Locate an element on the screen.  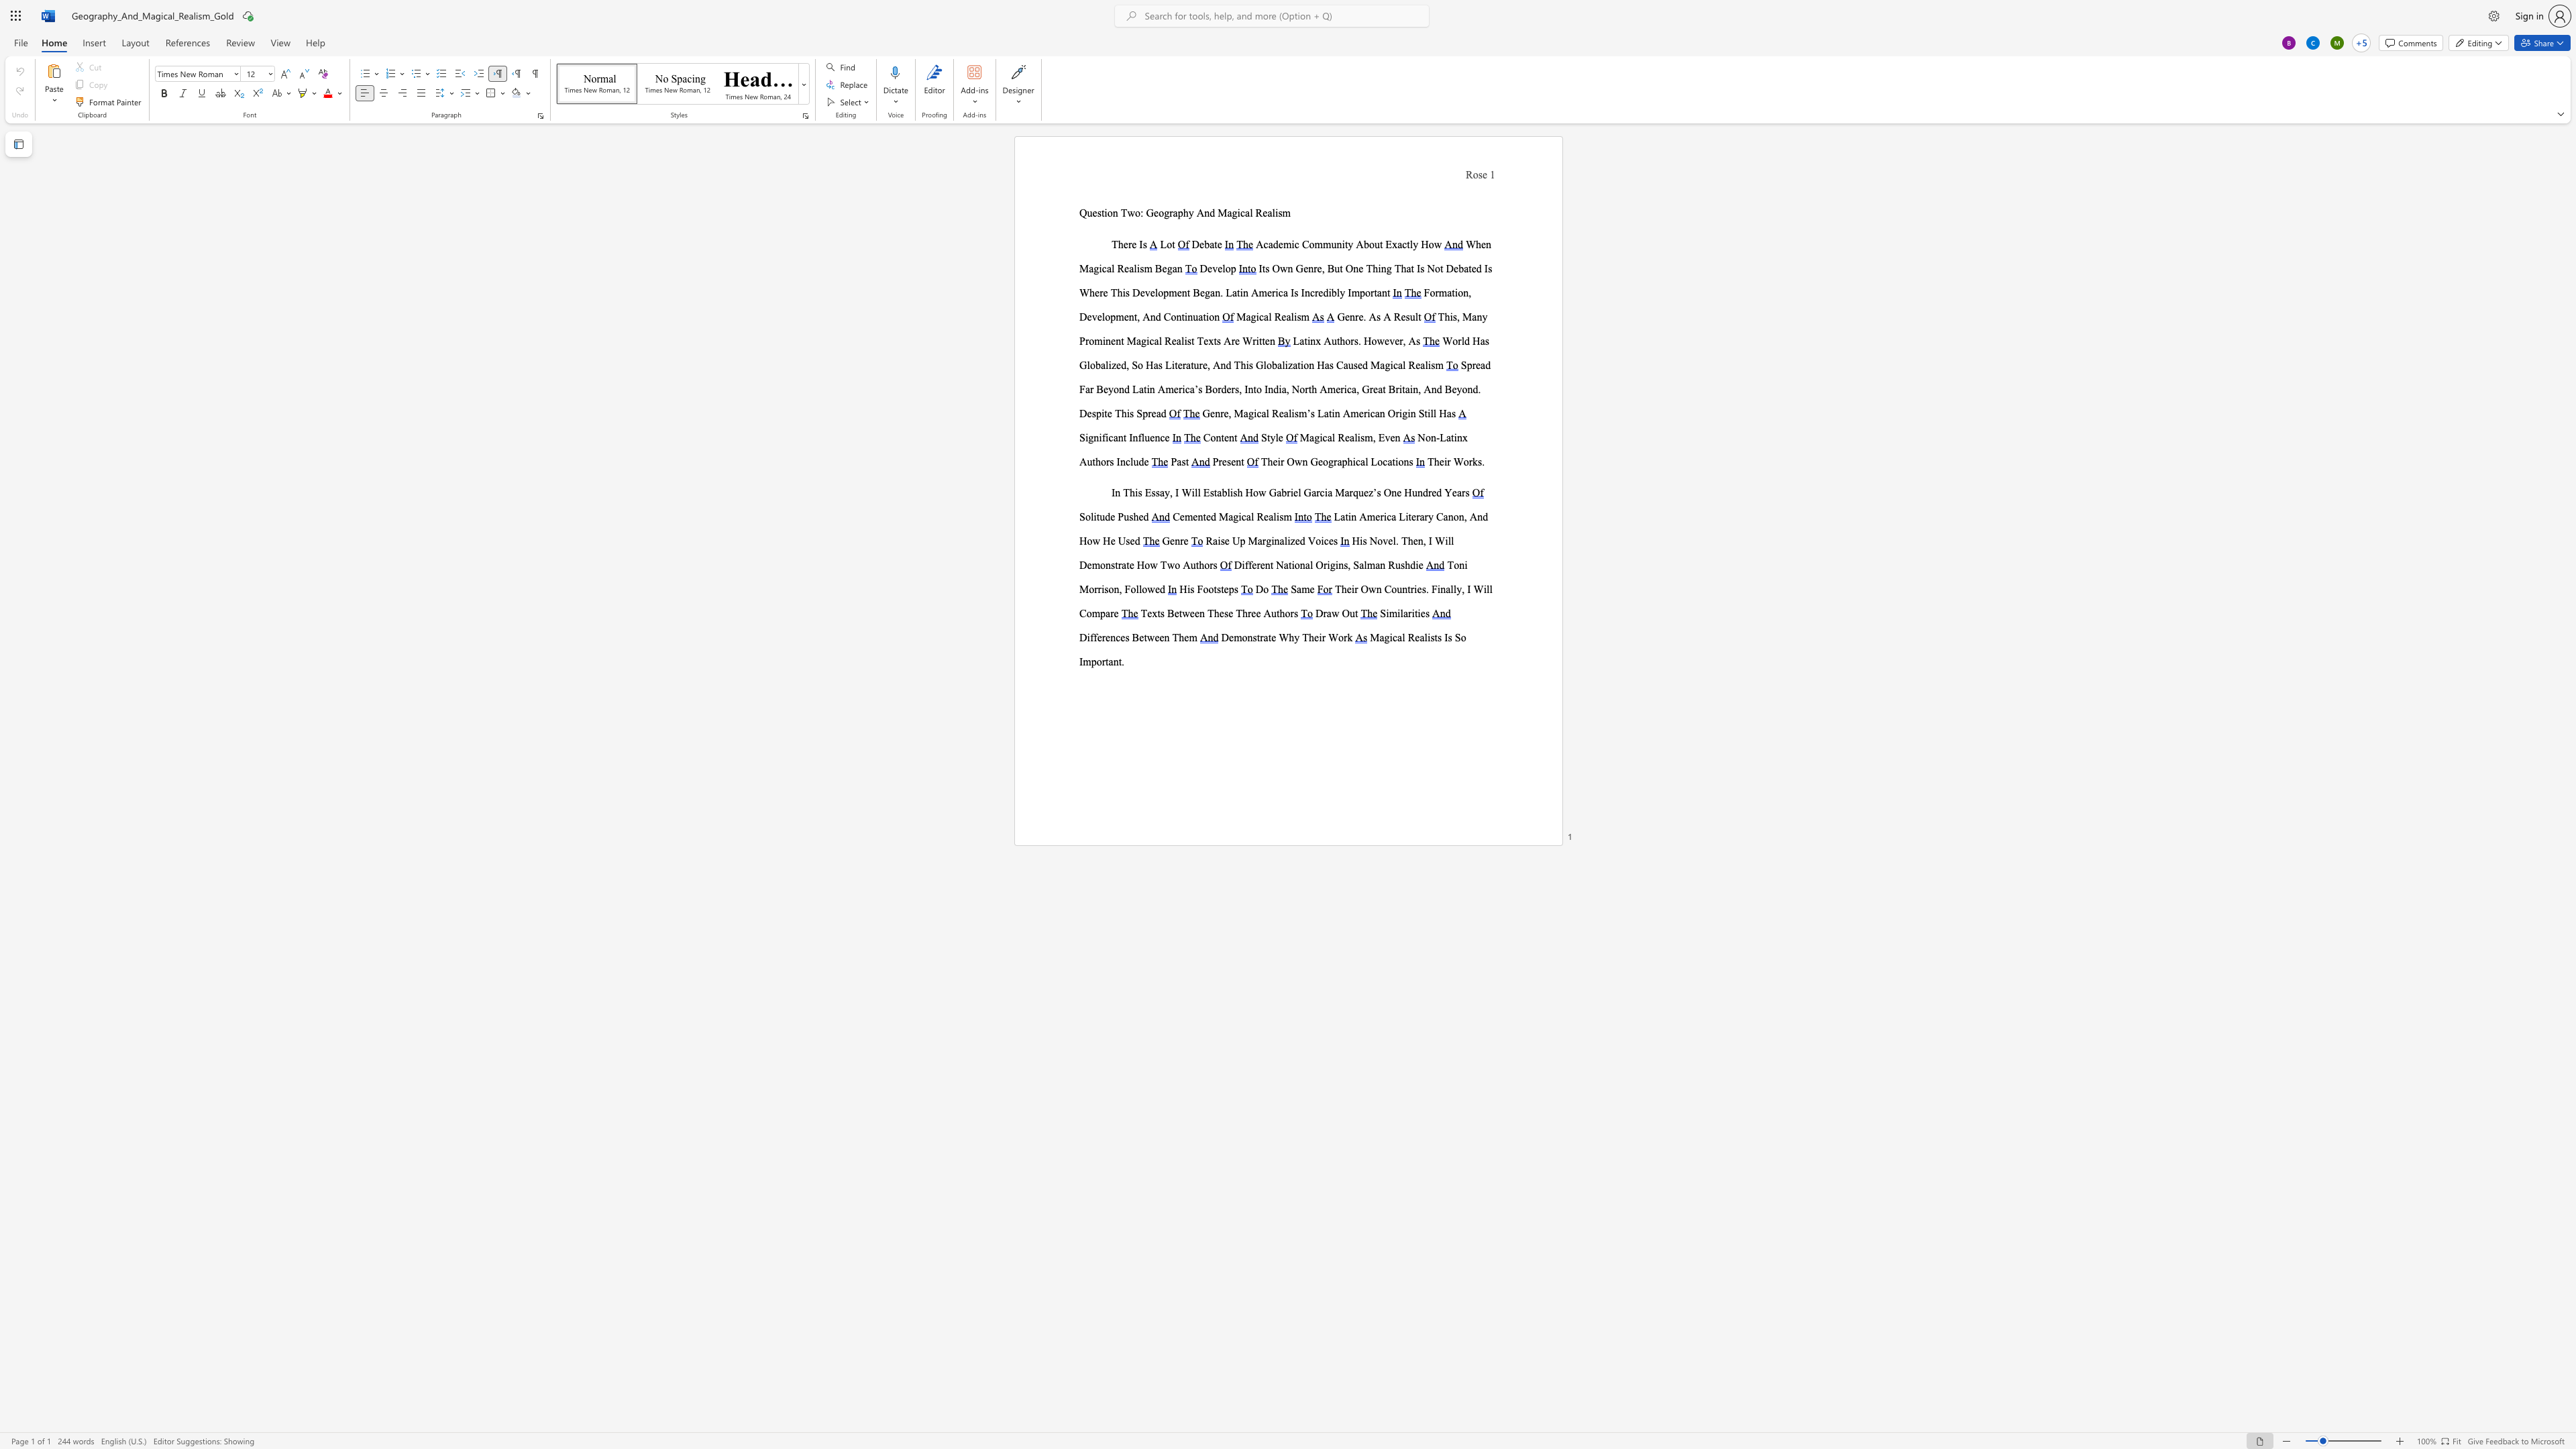
the 1th character "r" in the text is located at coordinates (1171, 213).